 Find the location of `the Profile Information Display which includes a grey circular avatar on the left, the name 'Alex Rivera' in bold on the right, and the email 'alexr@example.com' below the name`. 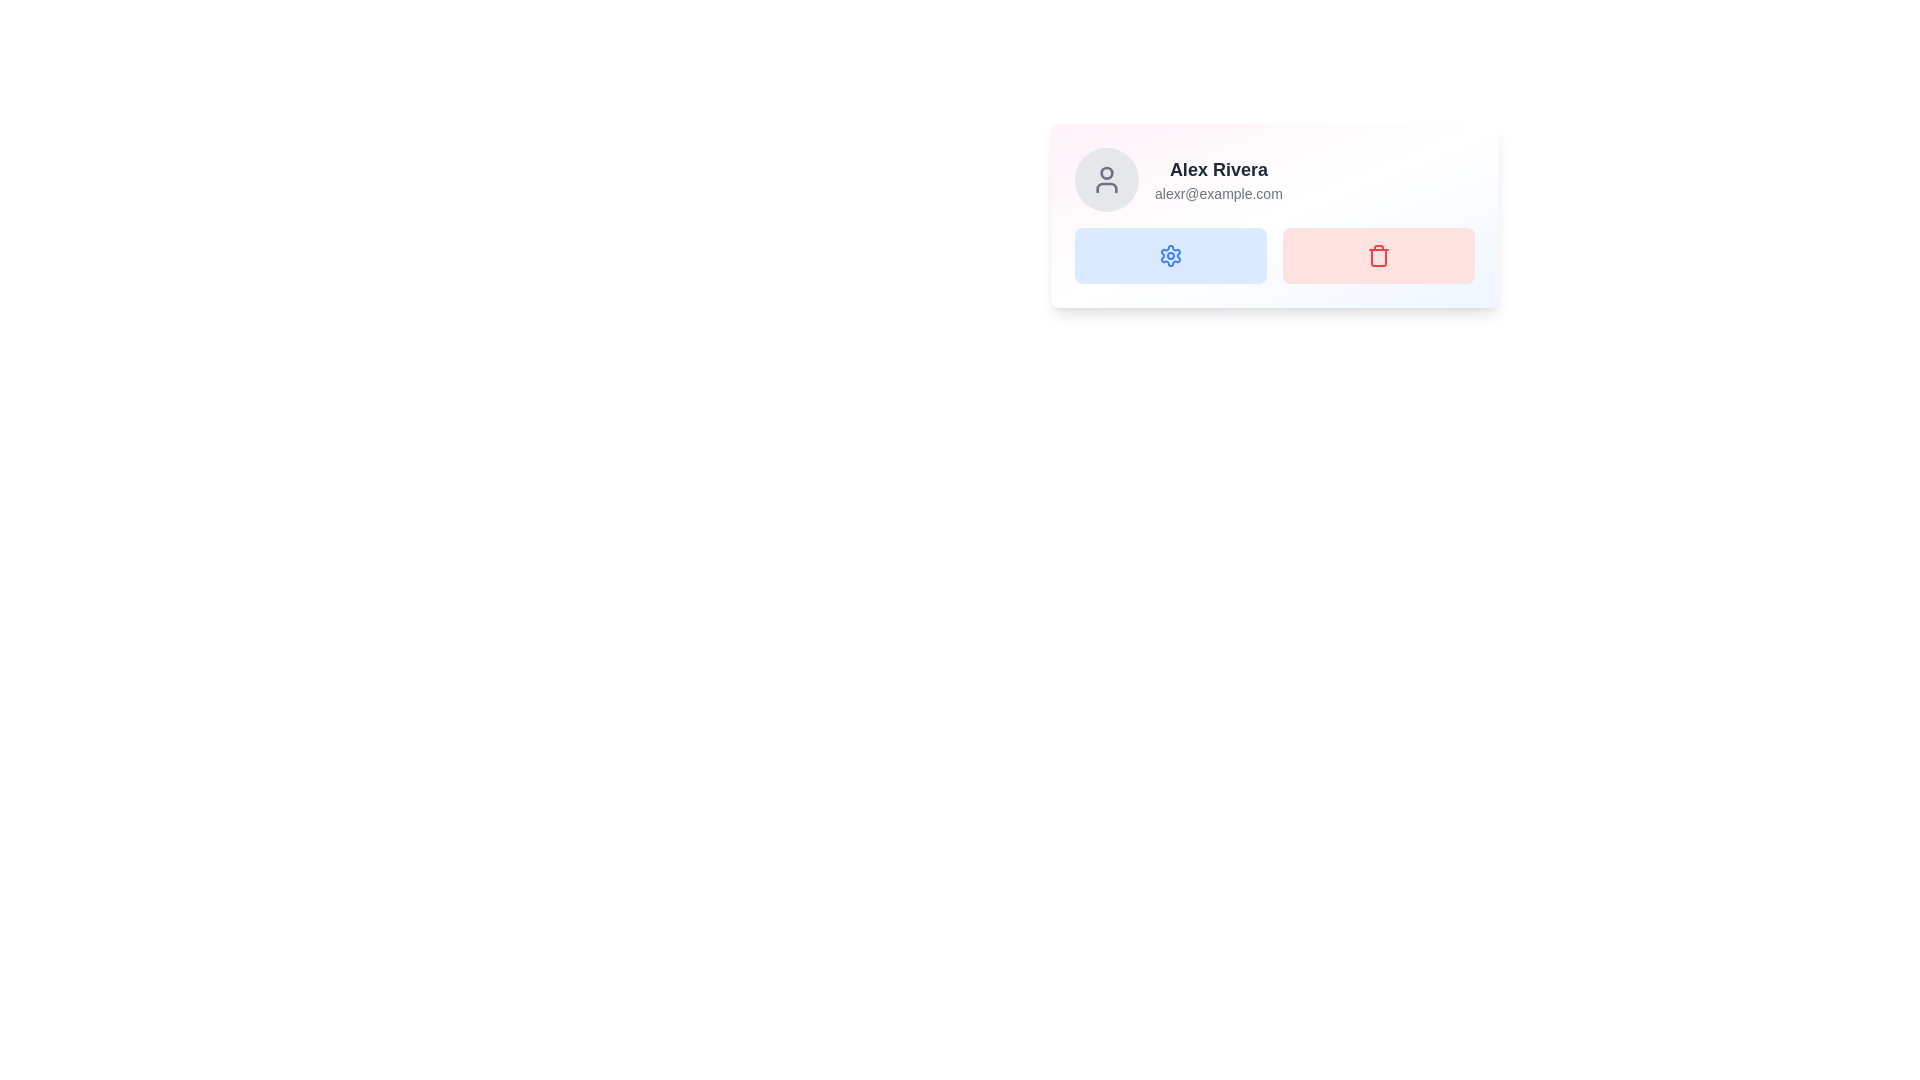

the Profile Information Display which includes a grey circular avatar on the left, the name 'Alex Rivera' in bold on the right, and the email 'alexr@example.com' below the name is located at coordinates (1274, 180).